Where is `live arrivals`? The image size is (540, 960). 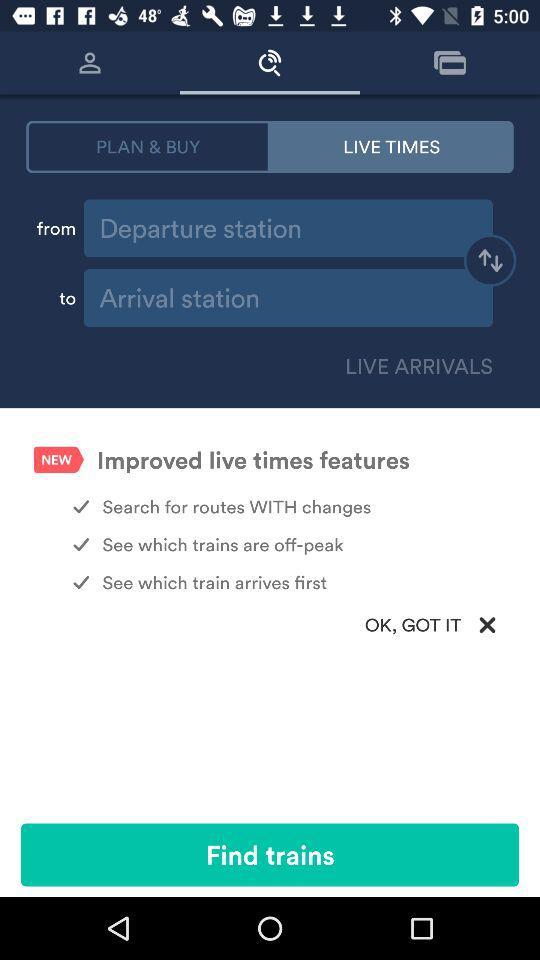
live arrivals is located at coordinates (414, 365).